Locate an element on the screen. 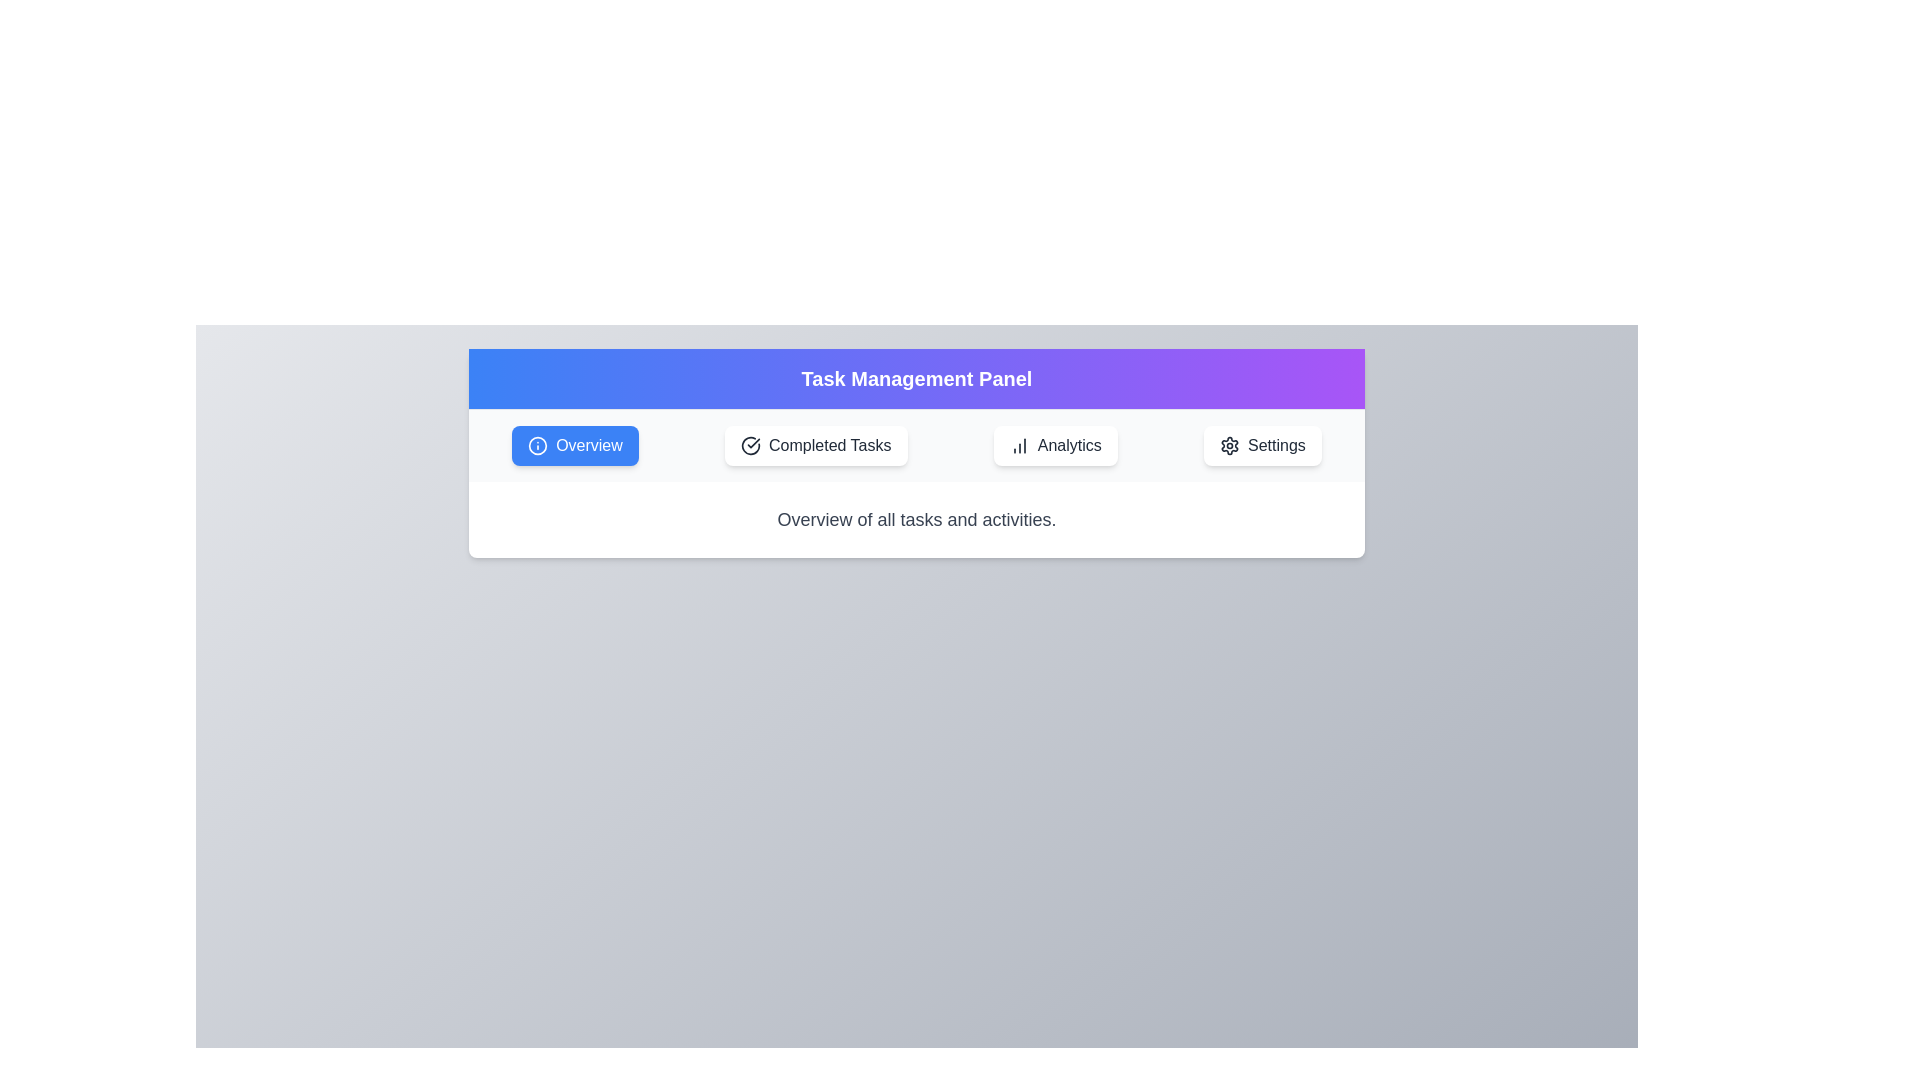 The width and height of the screenshot is (1920, 1080). the circular SVG icon that represents general information, located at the center of the 'Overview' button in the main navigation panel is located at coordinates (538, 445).